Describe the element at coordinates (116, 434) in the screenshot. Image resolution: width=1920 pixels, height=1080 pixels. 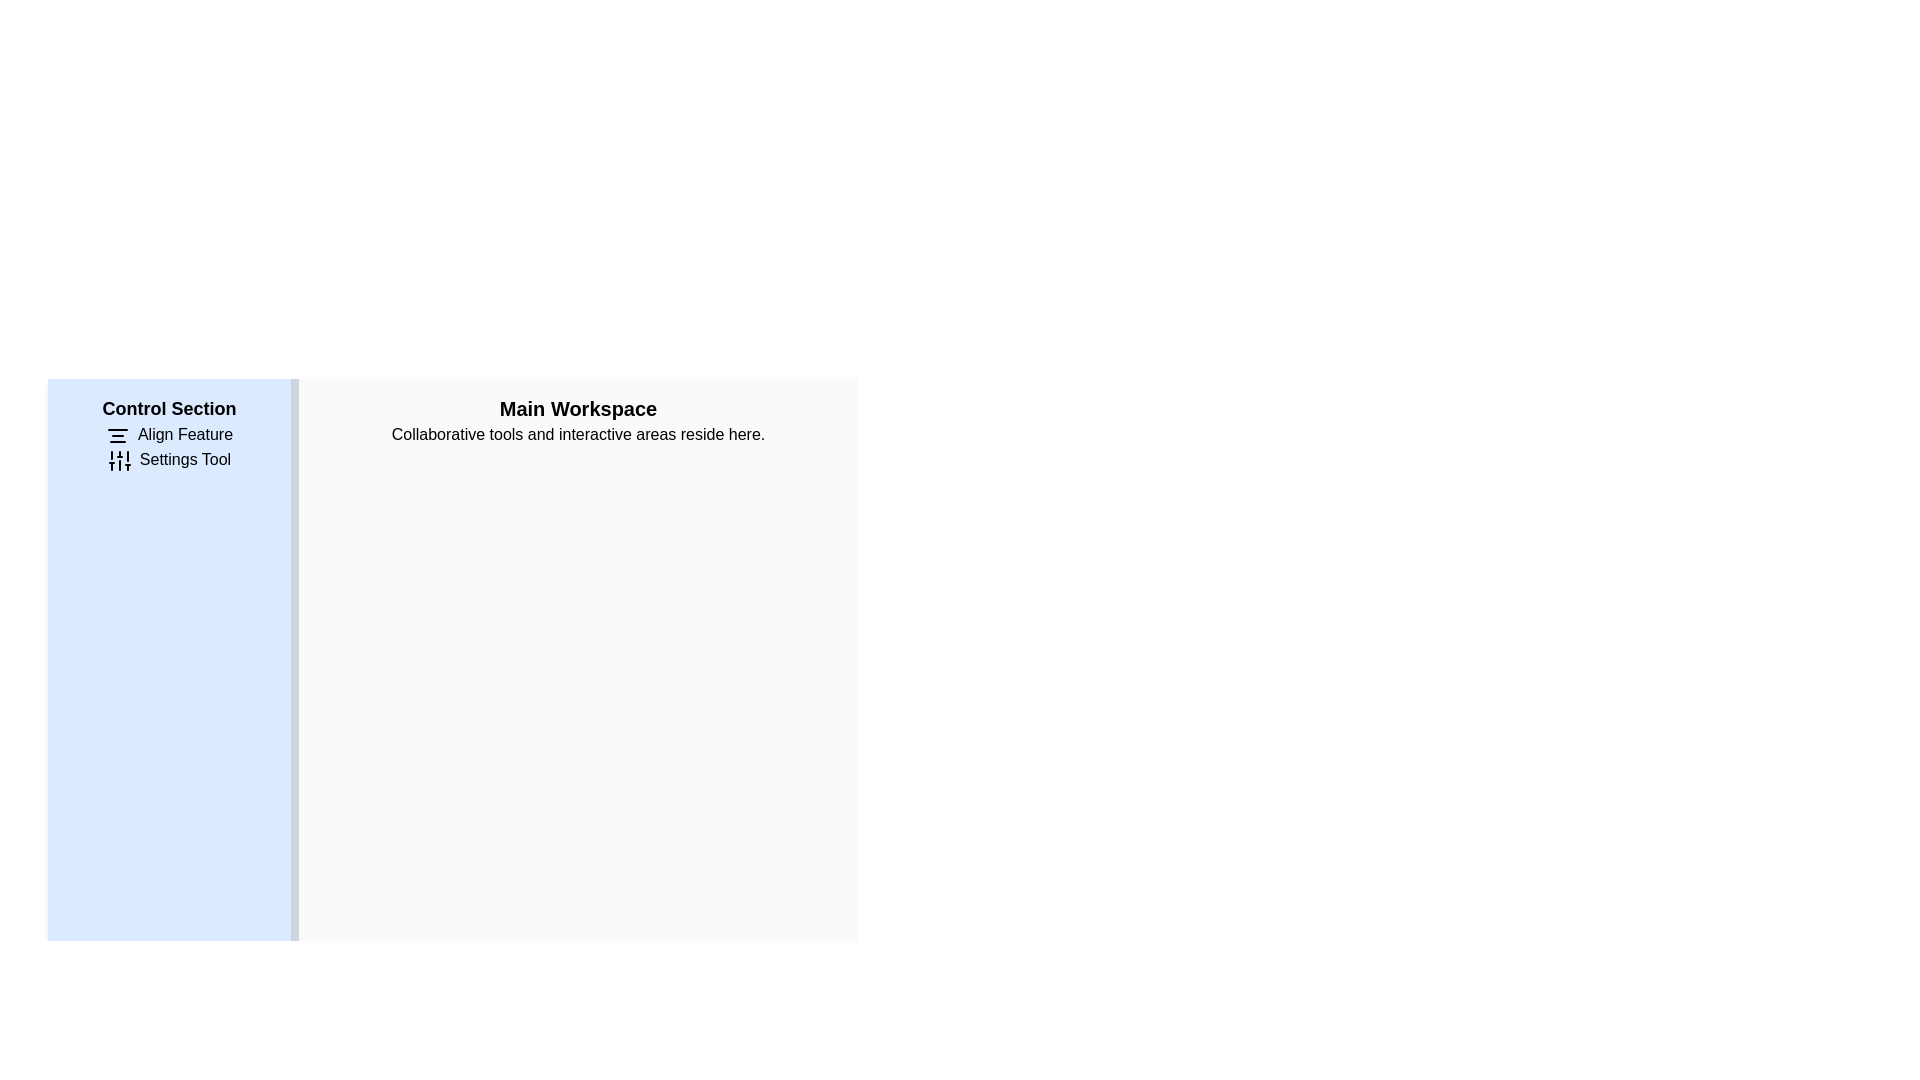
I see `the 'Align Feature' icon located within the 'Control Section' area, positioned just to the left of the 'Align Feature' label` at that location.